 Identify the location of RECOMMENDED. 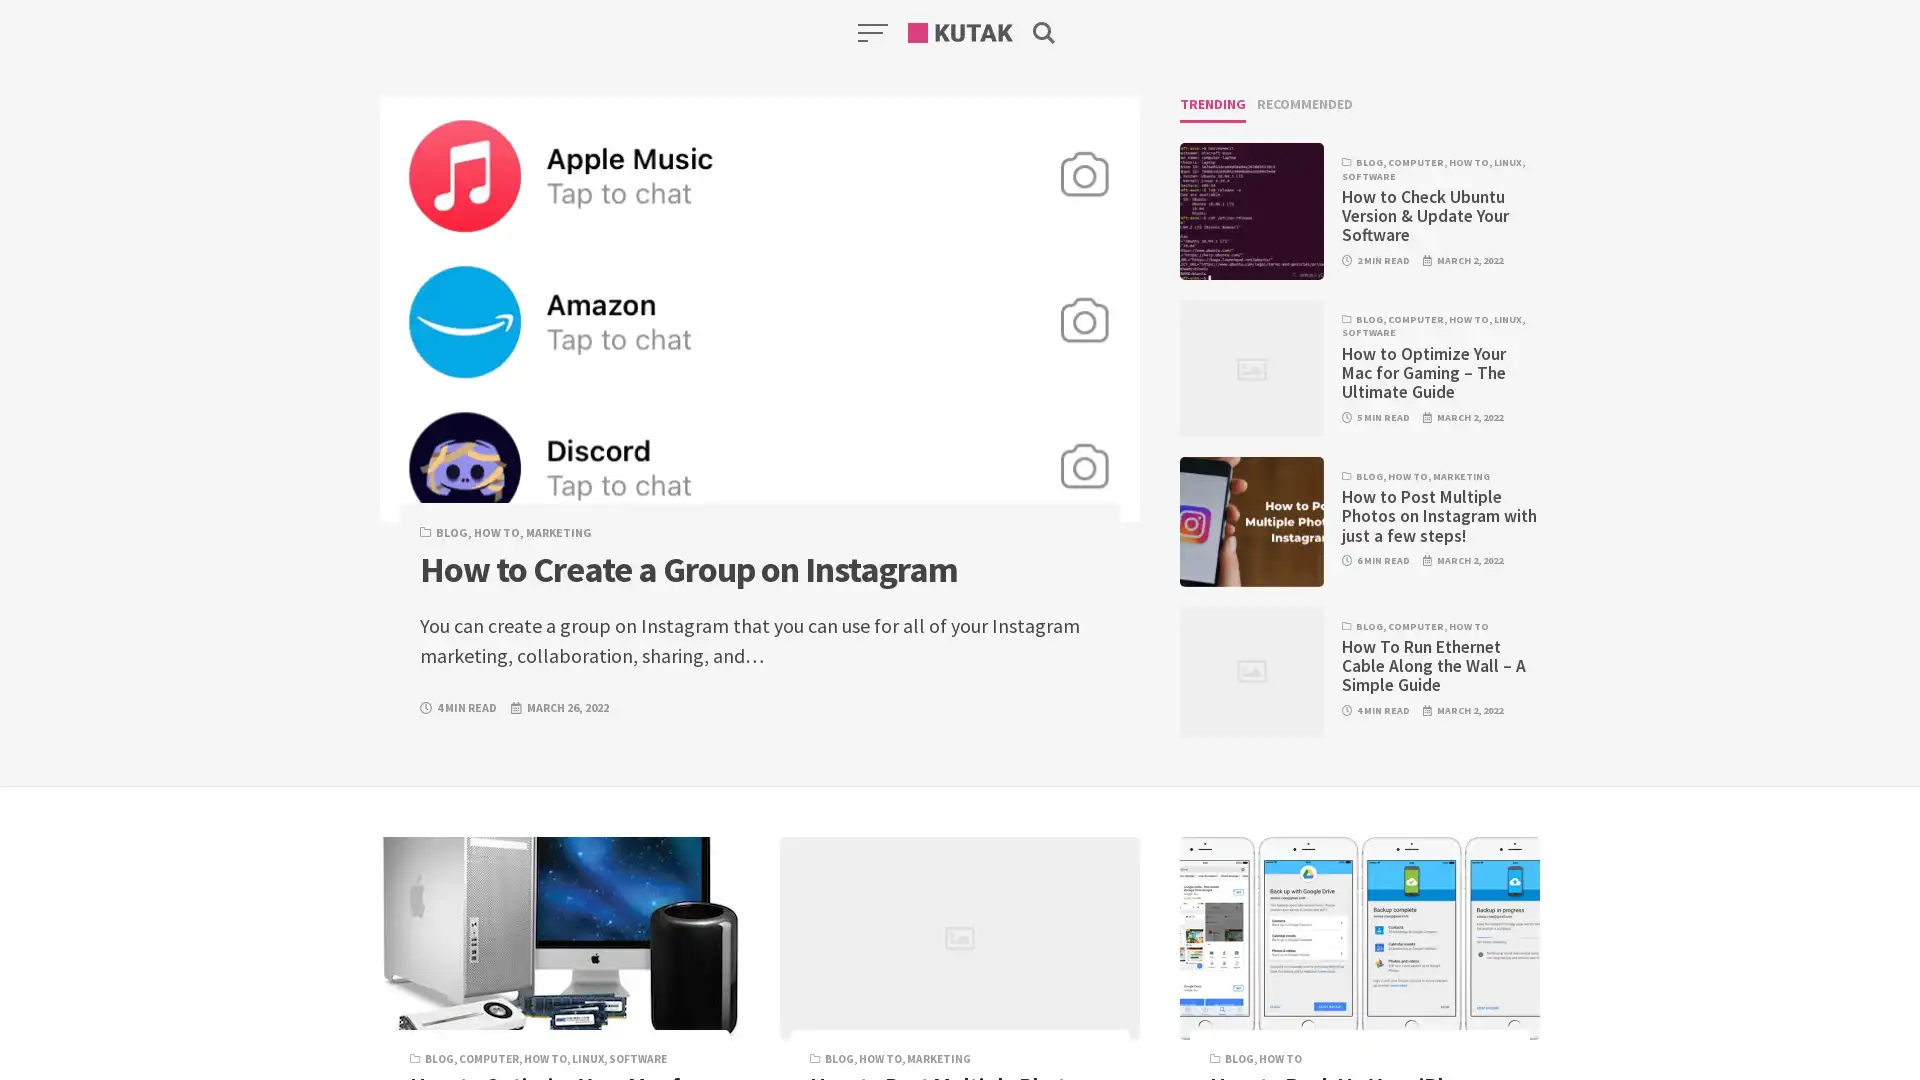
(1305, 108).